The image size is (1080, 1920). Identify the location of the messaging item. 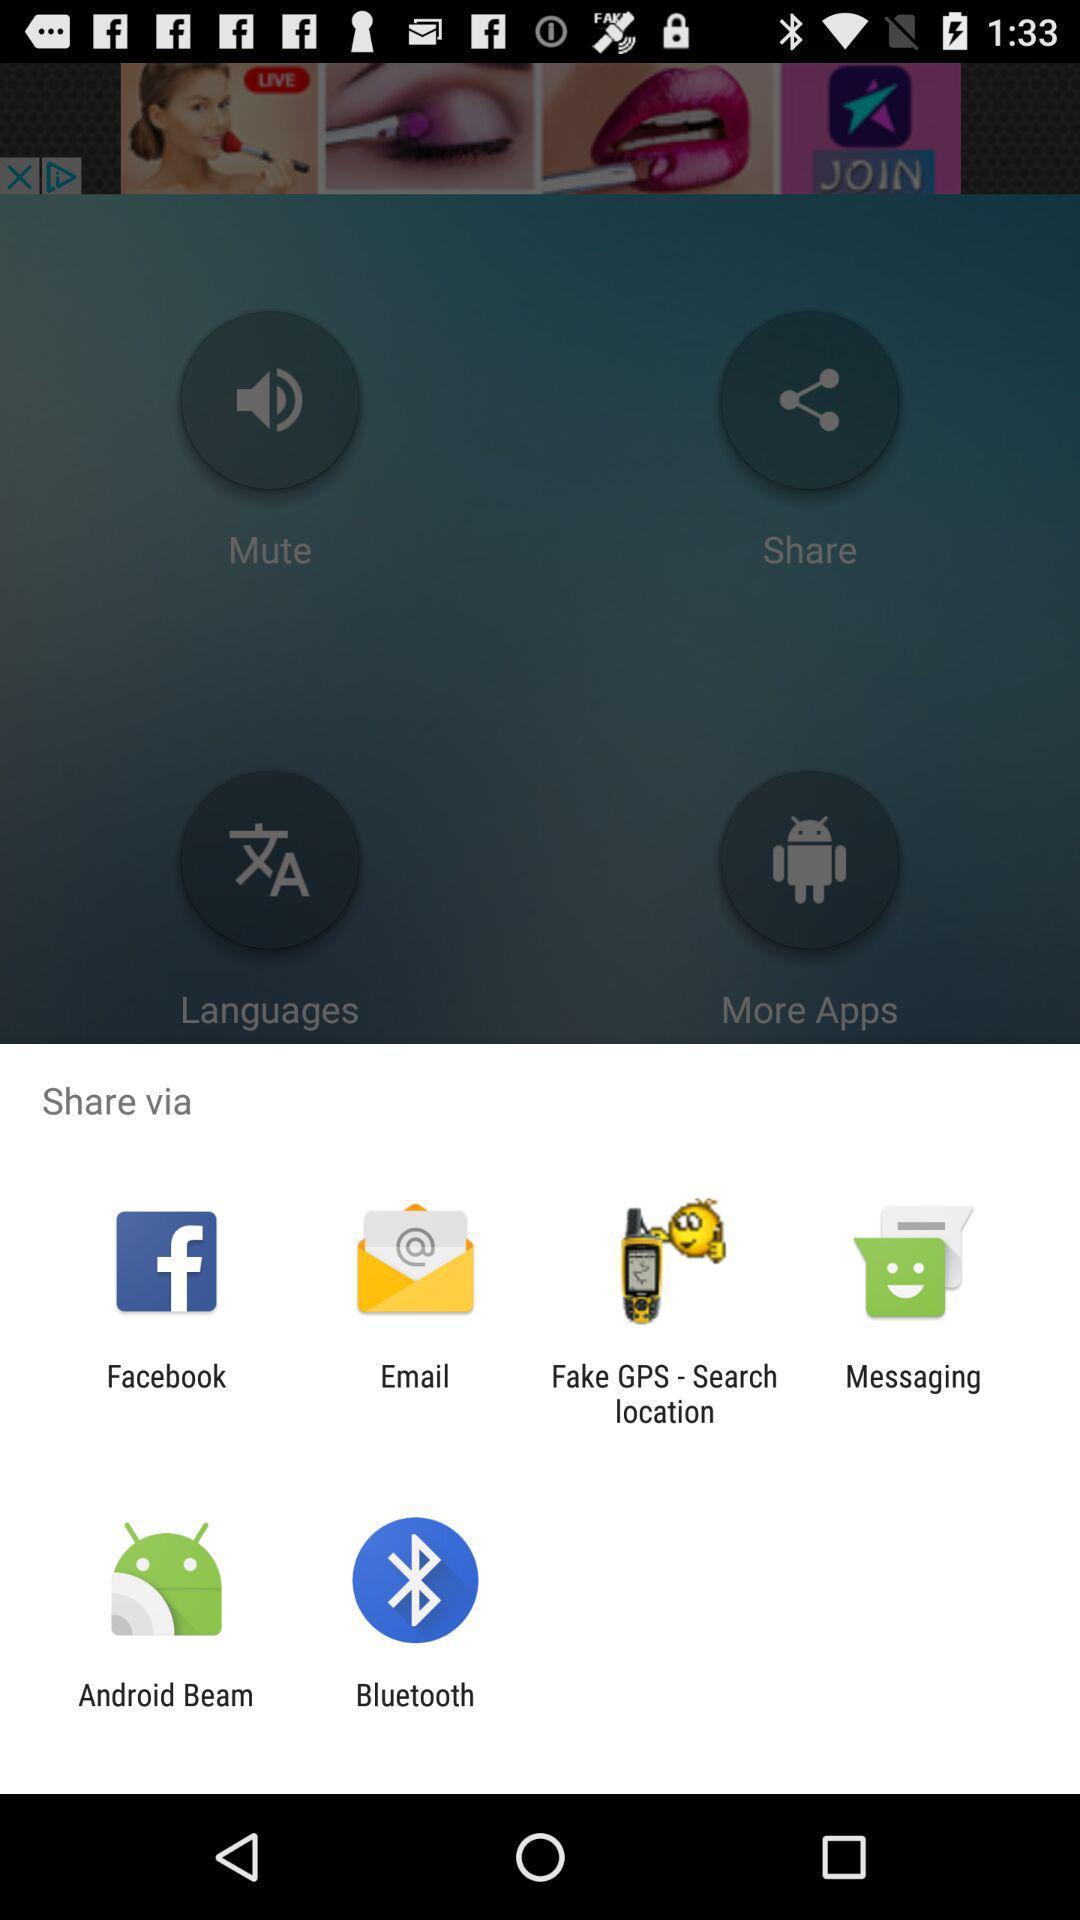
(913, 1392).